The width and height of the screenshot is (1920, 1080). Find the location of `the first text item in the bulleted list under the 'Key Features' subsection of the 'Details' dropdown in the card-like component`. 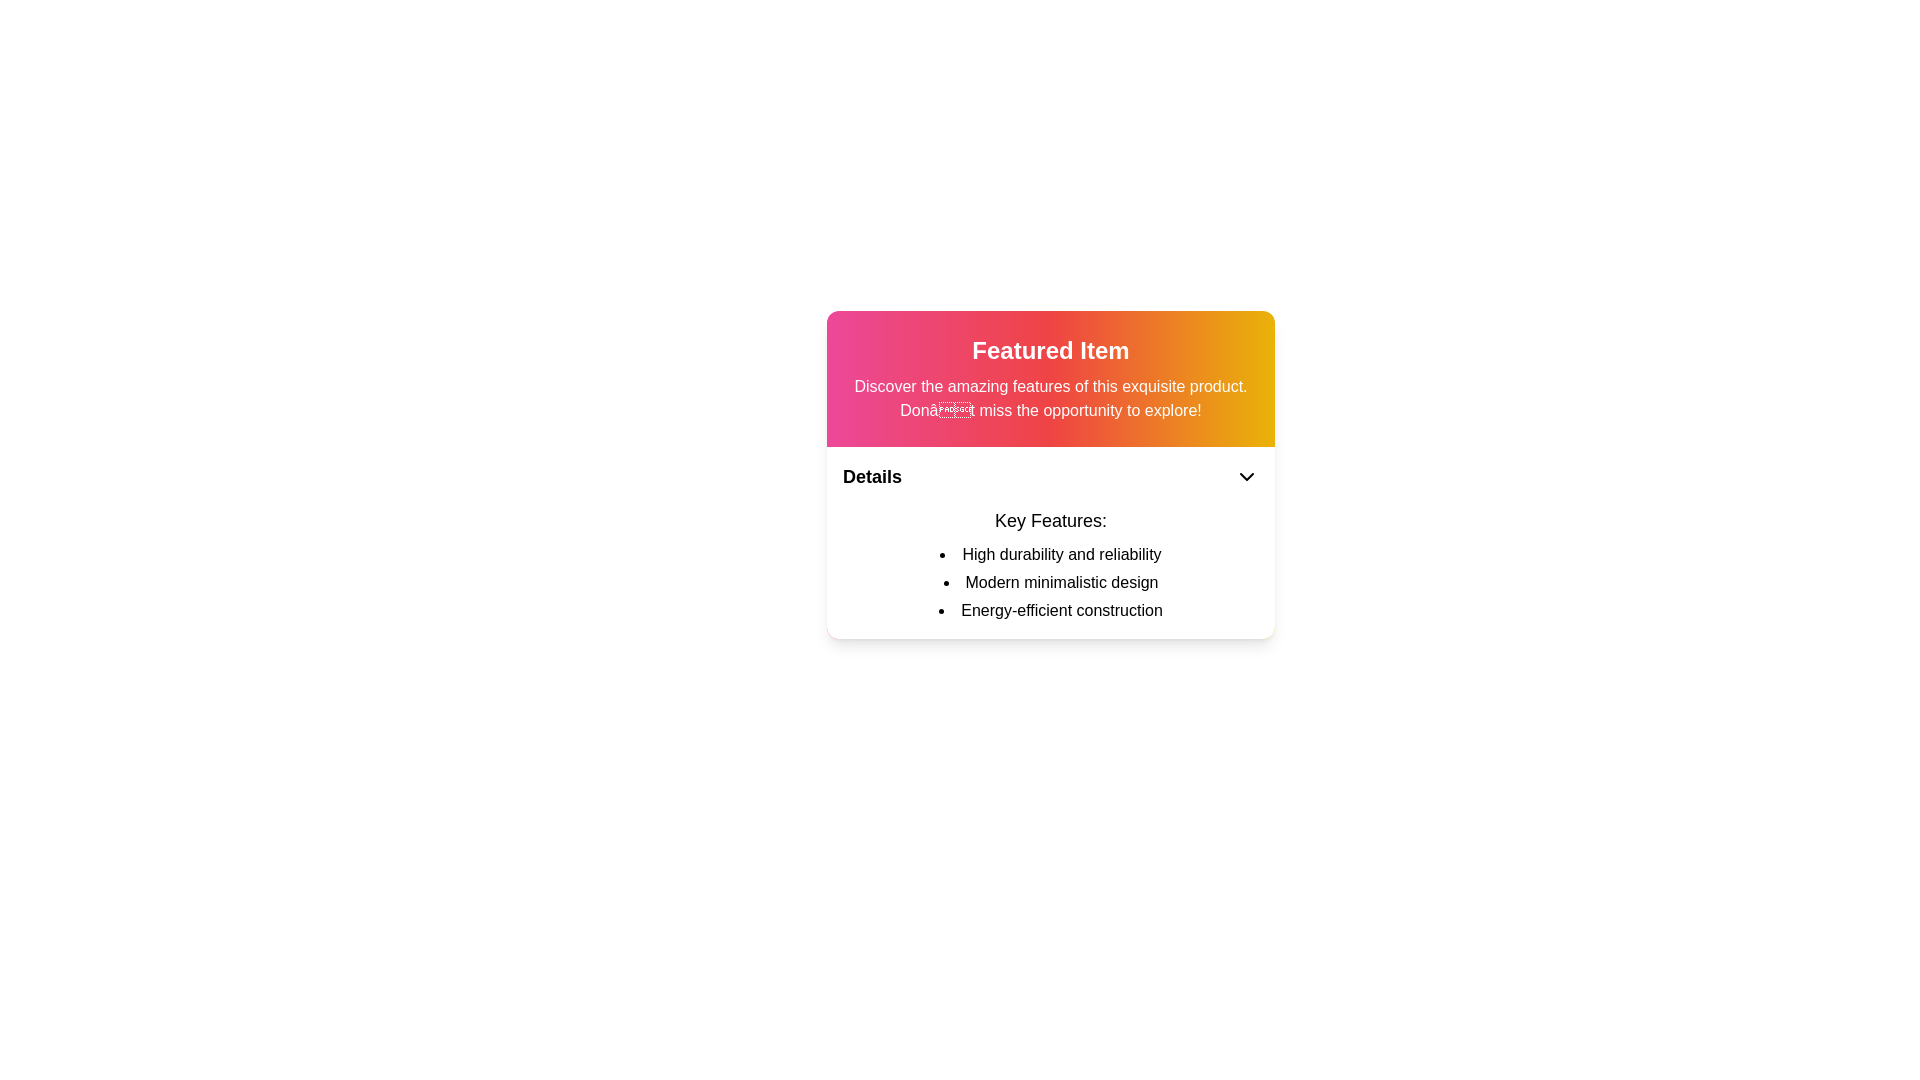

the first text item in the bulleted list under the 'Key Features' subsection of the 'Details' dropdown in the card-like component is located at coordinates (1050, 555).